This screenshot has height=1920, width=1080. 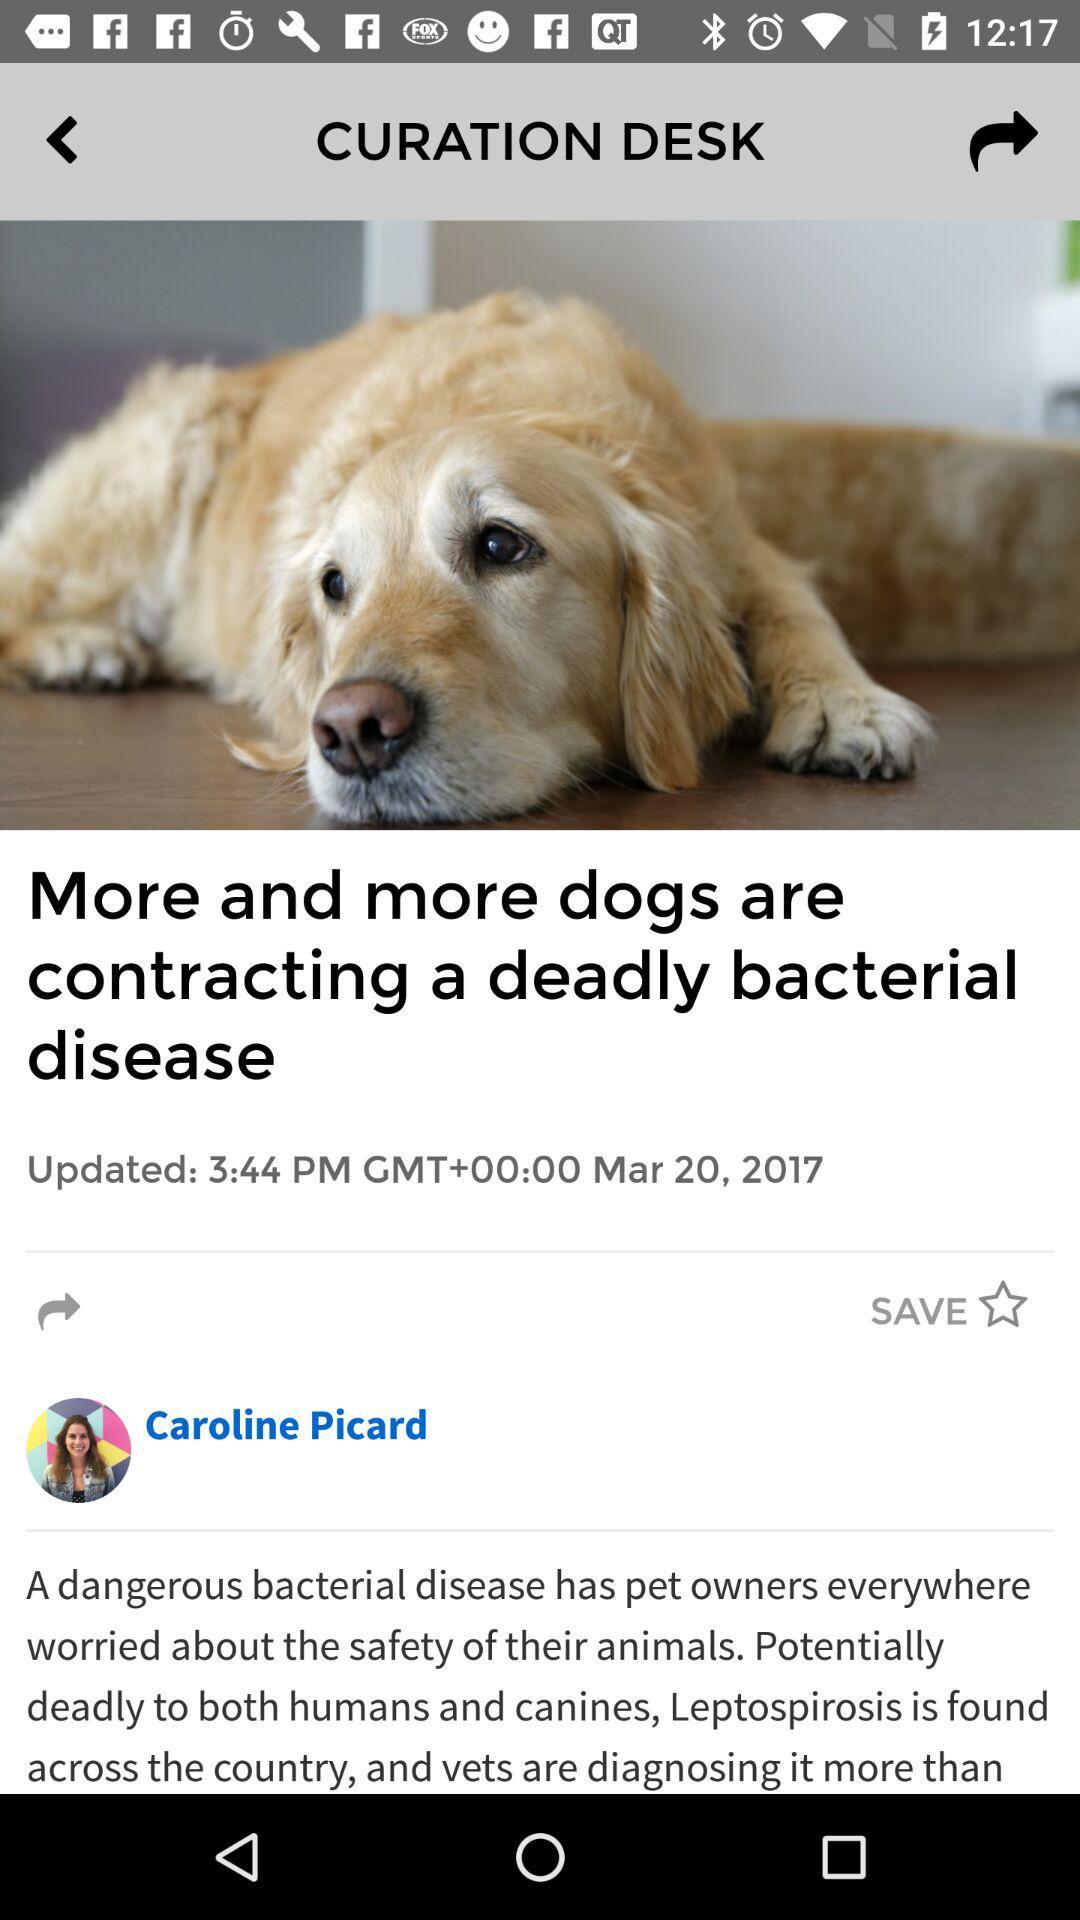 I want to click on more and more icon, so click(x=540, y=976).